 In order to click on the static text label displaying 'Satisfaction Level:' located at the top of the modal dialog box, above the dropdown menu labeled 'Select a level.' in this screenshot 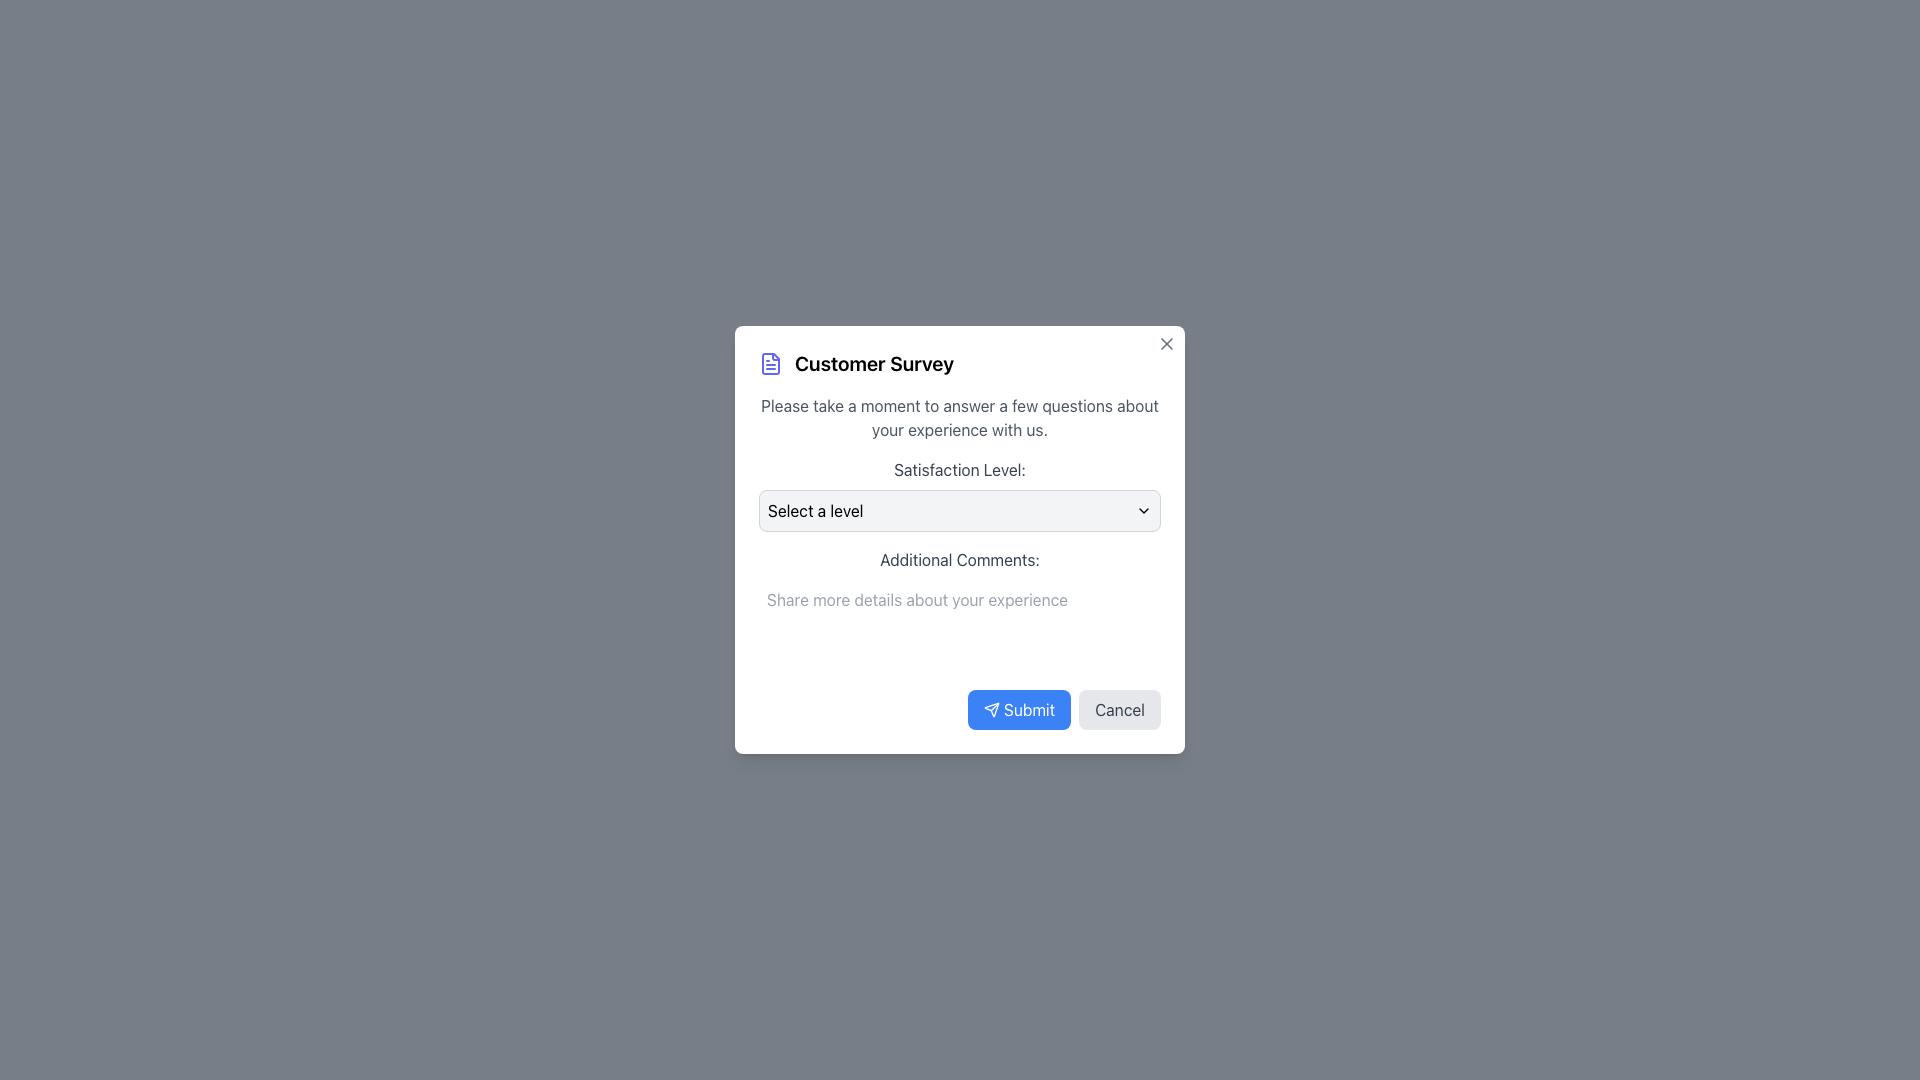, I will do `click(960, 470)`.